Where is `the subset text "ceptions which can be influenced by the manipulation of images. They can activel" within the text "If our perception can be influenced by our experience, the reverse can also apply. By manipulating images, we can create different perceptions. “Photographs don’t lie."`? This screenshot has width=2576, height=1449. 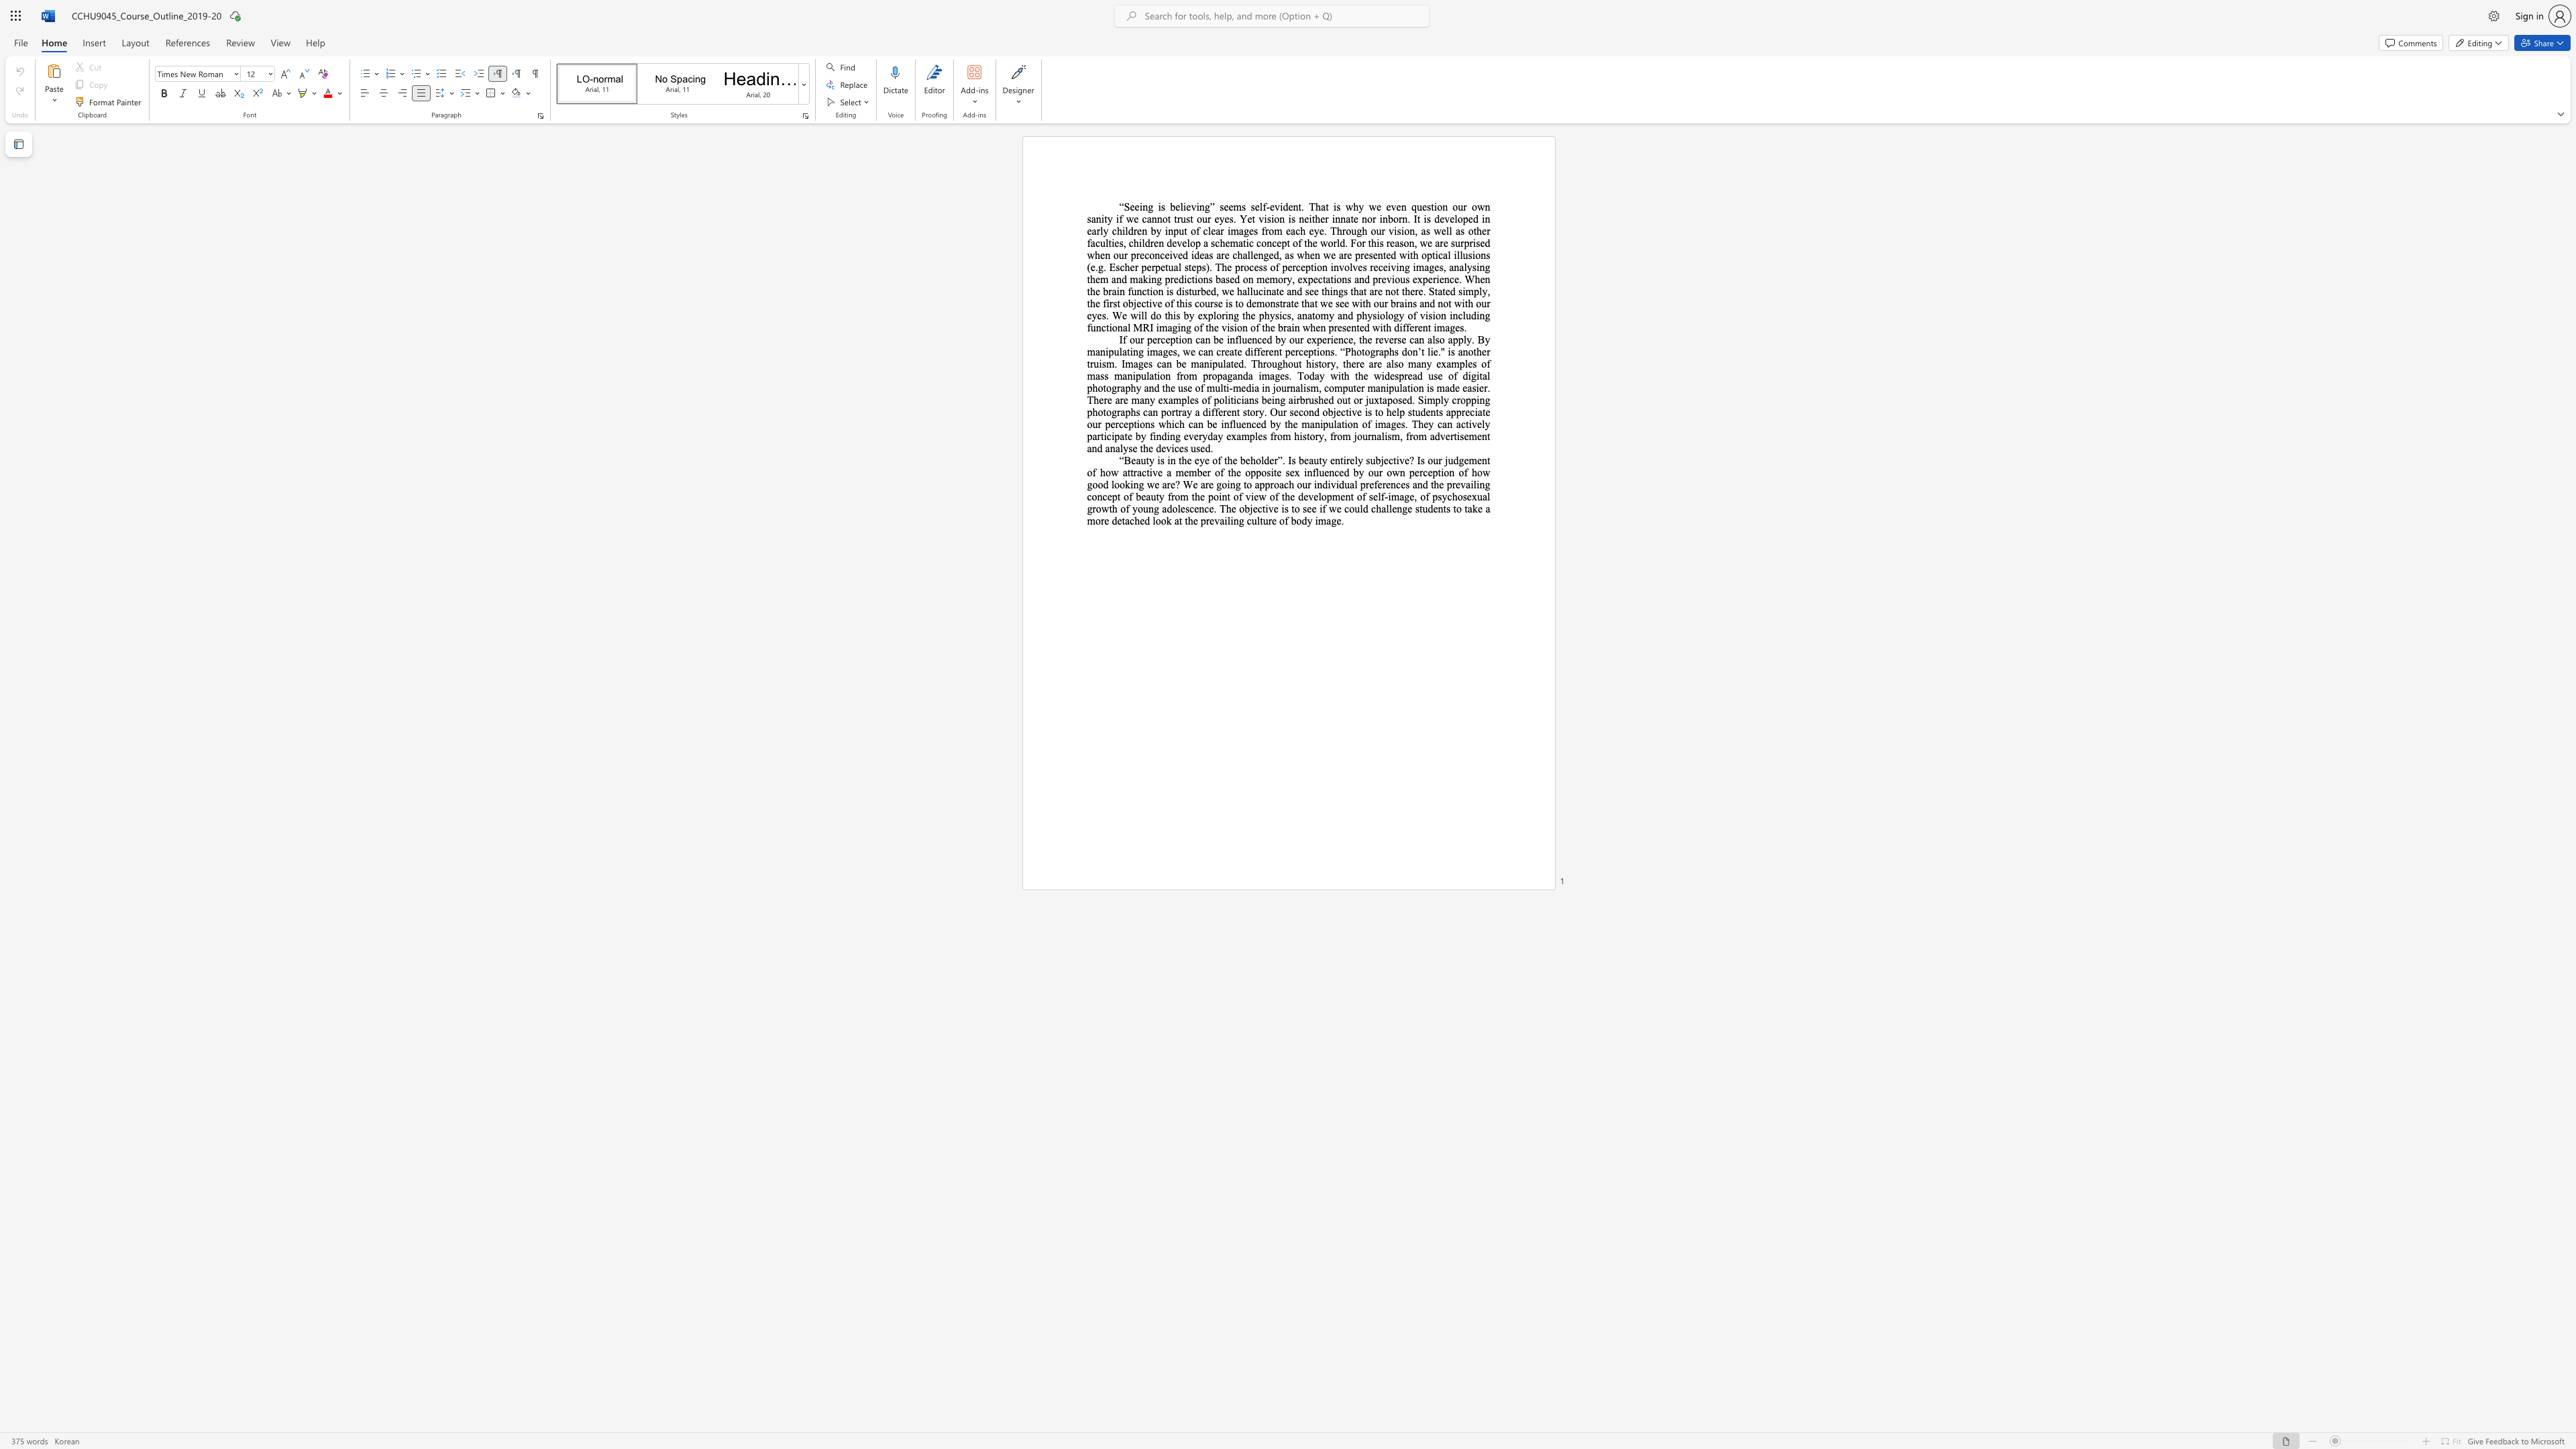
the subset text "ceptions which can be influenced by the manipulation of images. They can activel" within the text "If our perception can be influenced by our experience, the reverse can also apply. By manipulating images, we can create different perceptions. “Photographs don’t lie." is located at coordinates (1119, 423).